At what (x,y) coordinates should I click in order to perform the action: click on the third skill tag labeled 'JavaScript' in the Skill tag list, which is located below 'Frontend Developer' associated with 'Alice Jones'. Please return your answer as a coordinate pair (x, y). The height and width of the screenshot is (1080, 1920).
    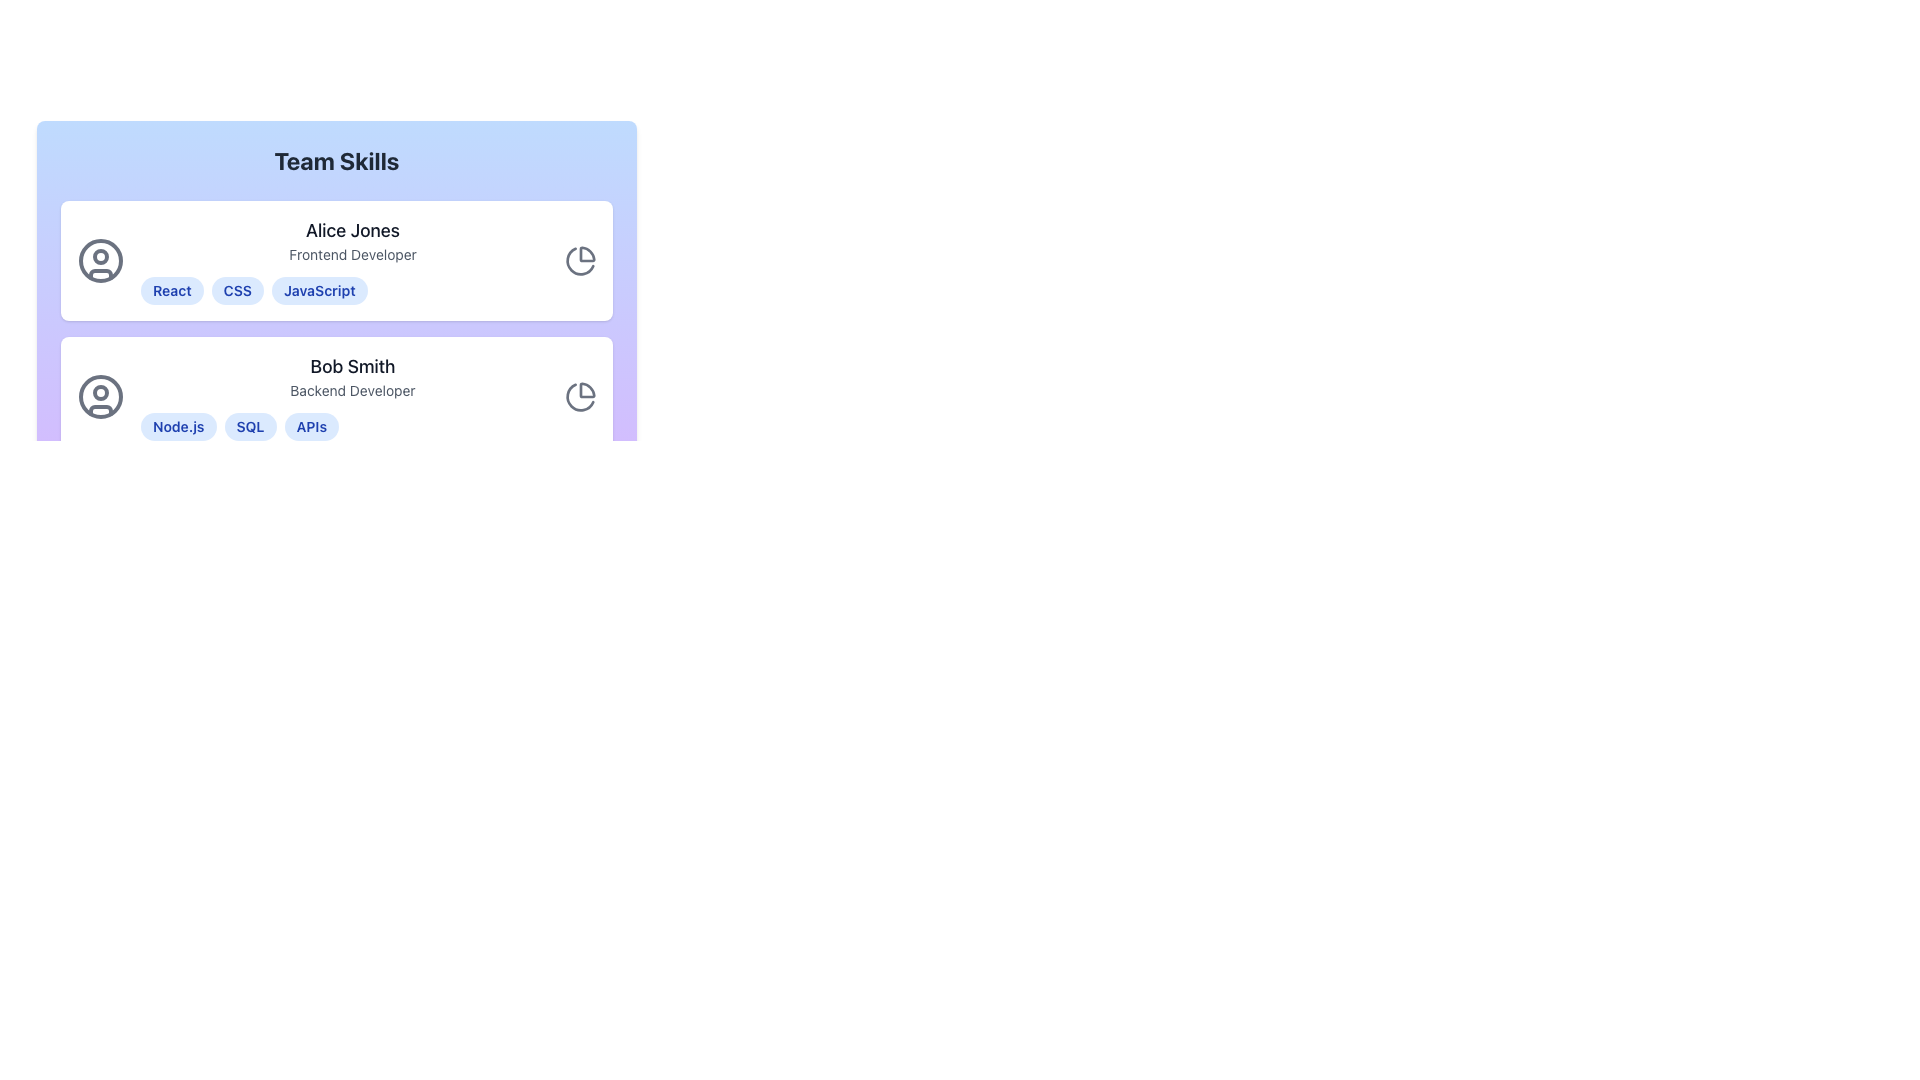
    Looking at the image, I should click on (353, 290).